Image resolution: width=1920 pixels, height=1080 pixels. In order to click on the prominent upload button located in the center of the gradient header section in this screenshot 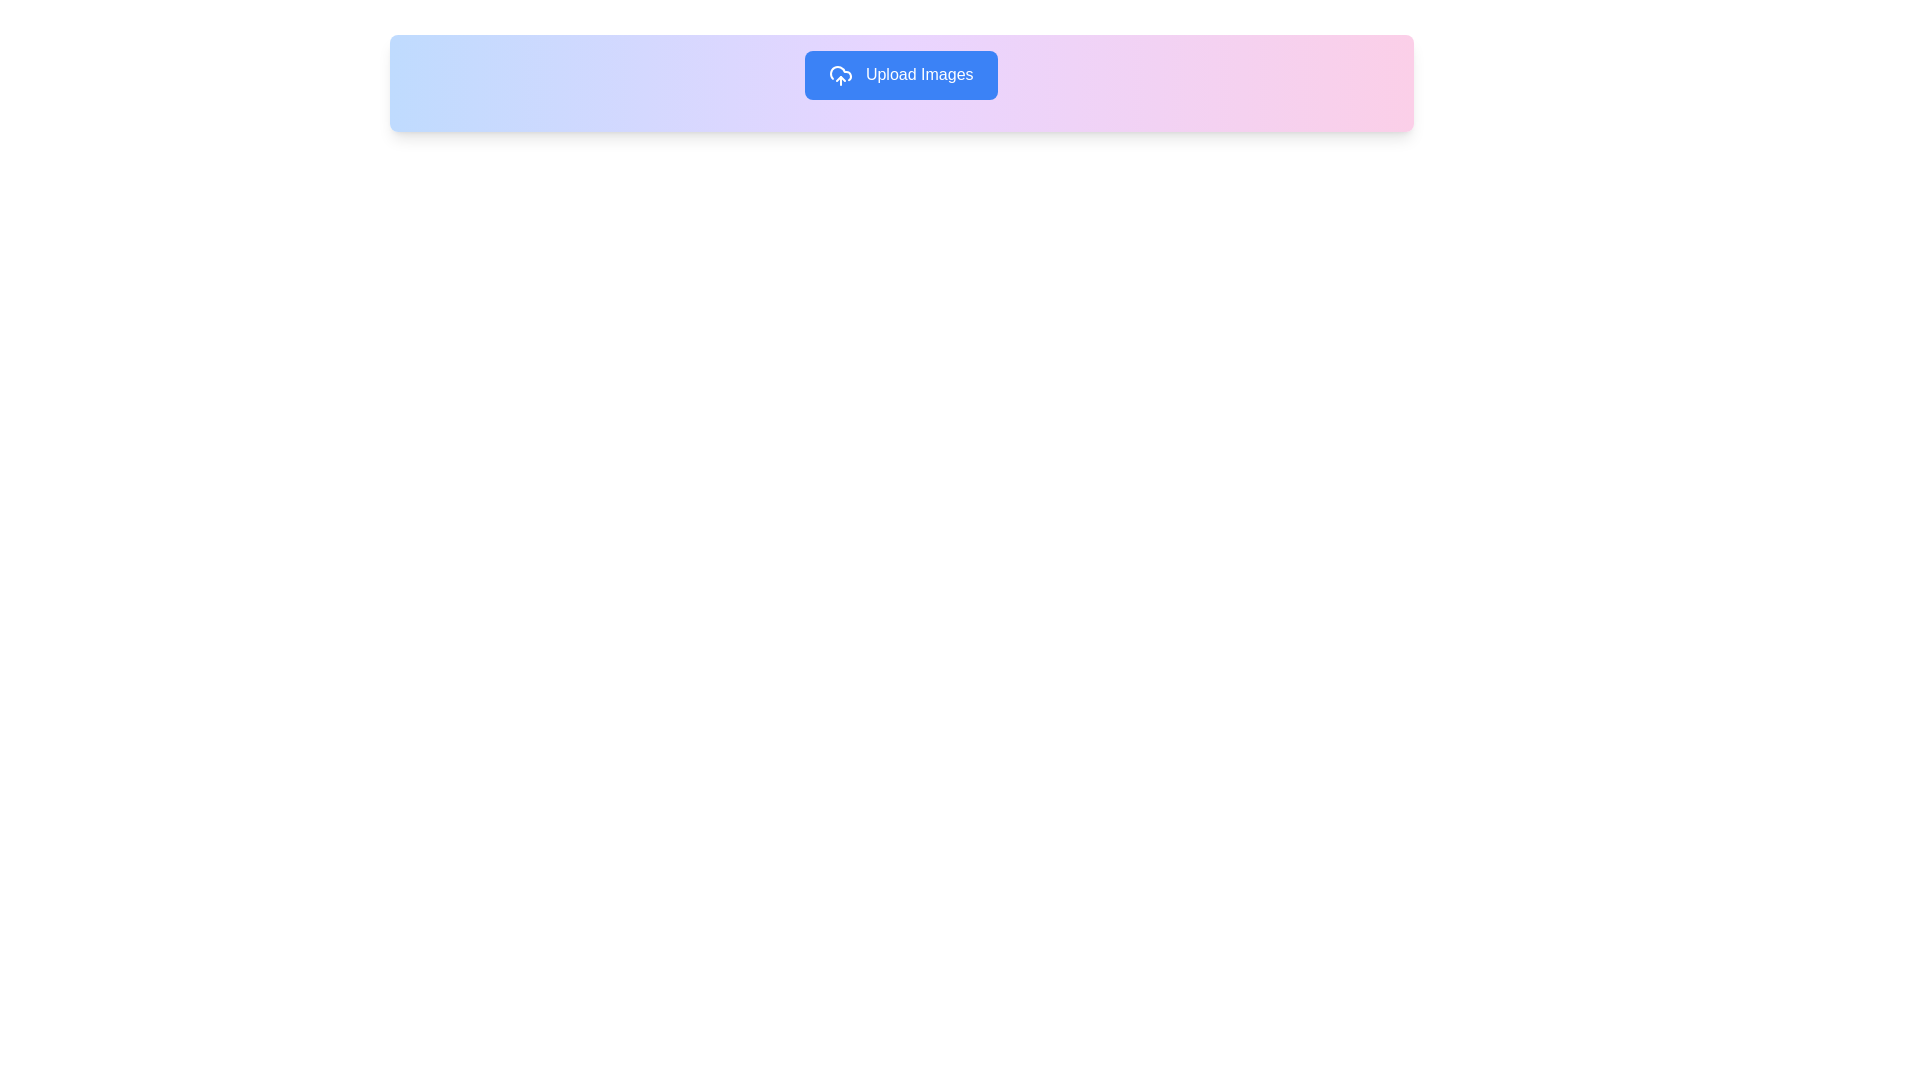, I will do `click(900, 74)`.